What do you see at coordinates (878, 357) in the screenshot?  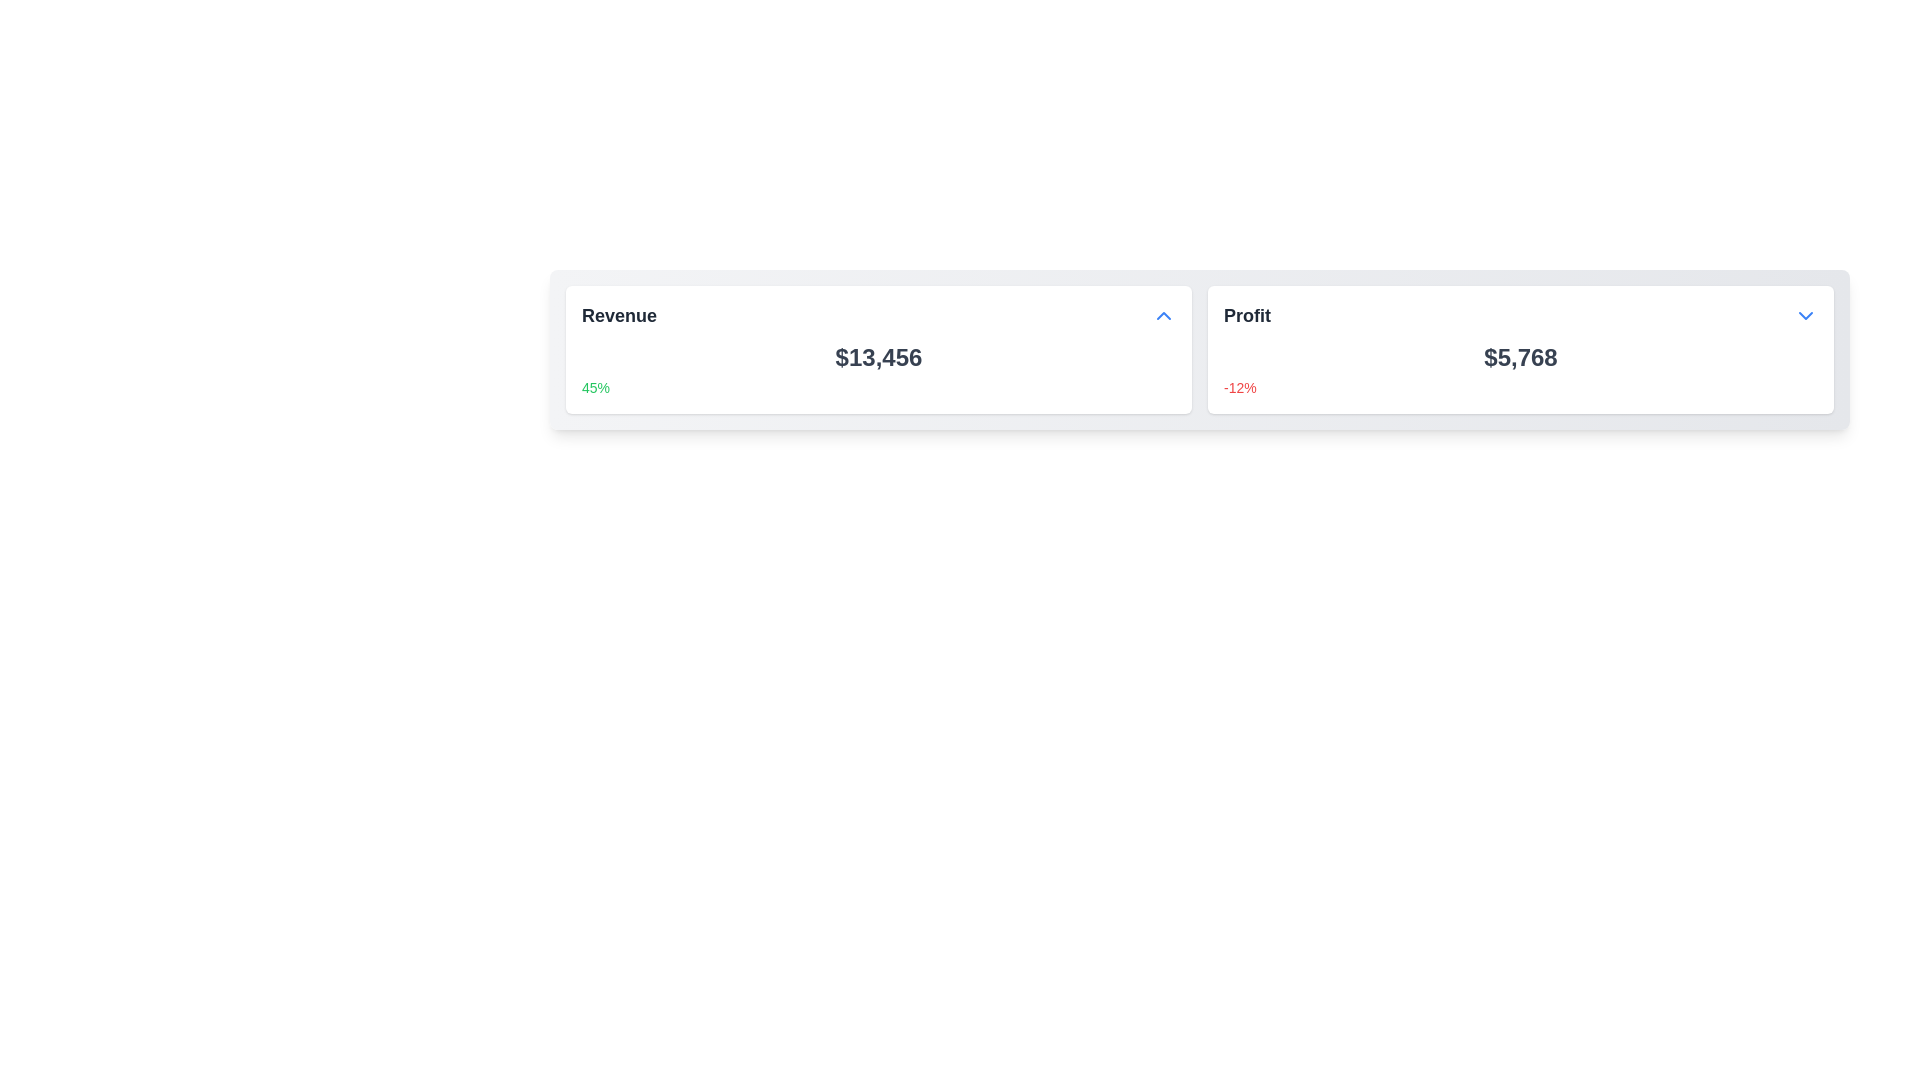 I see `the text element displaying the total revenue value ('$13,456') that is centrally located within the white card labeled 'Revenue'` at bounding box center [878, 357].